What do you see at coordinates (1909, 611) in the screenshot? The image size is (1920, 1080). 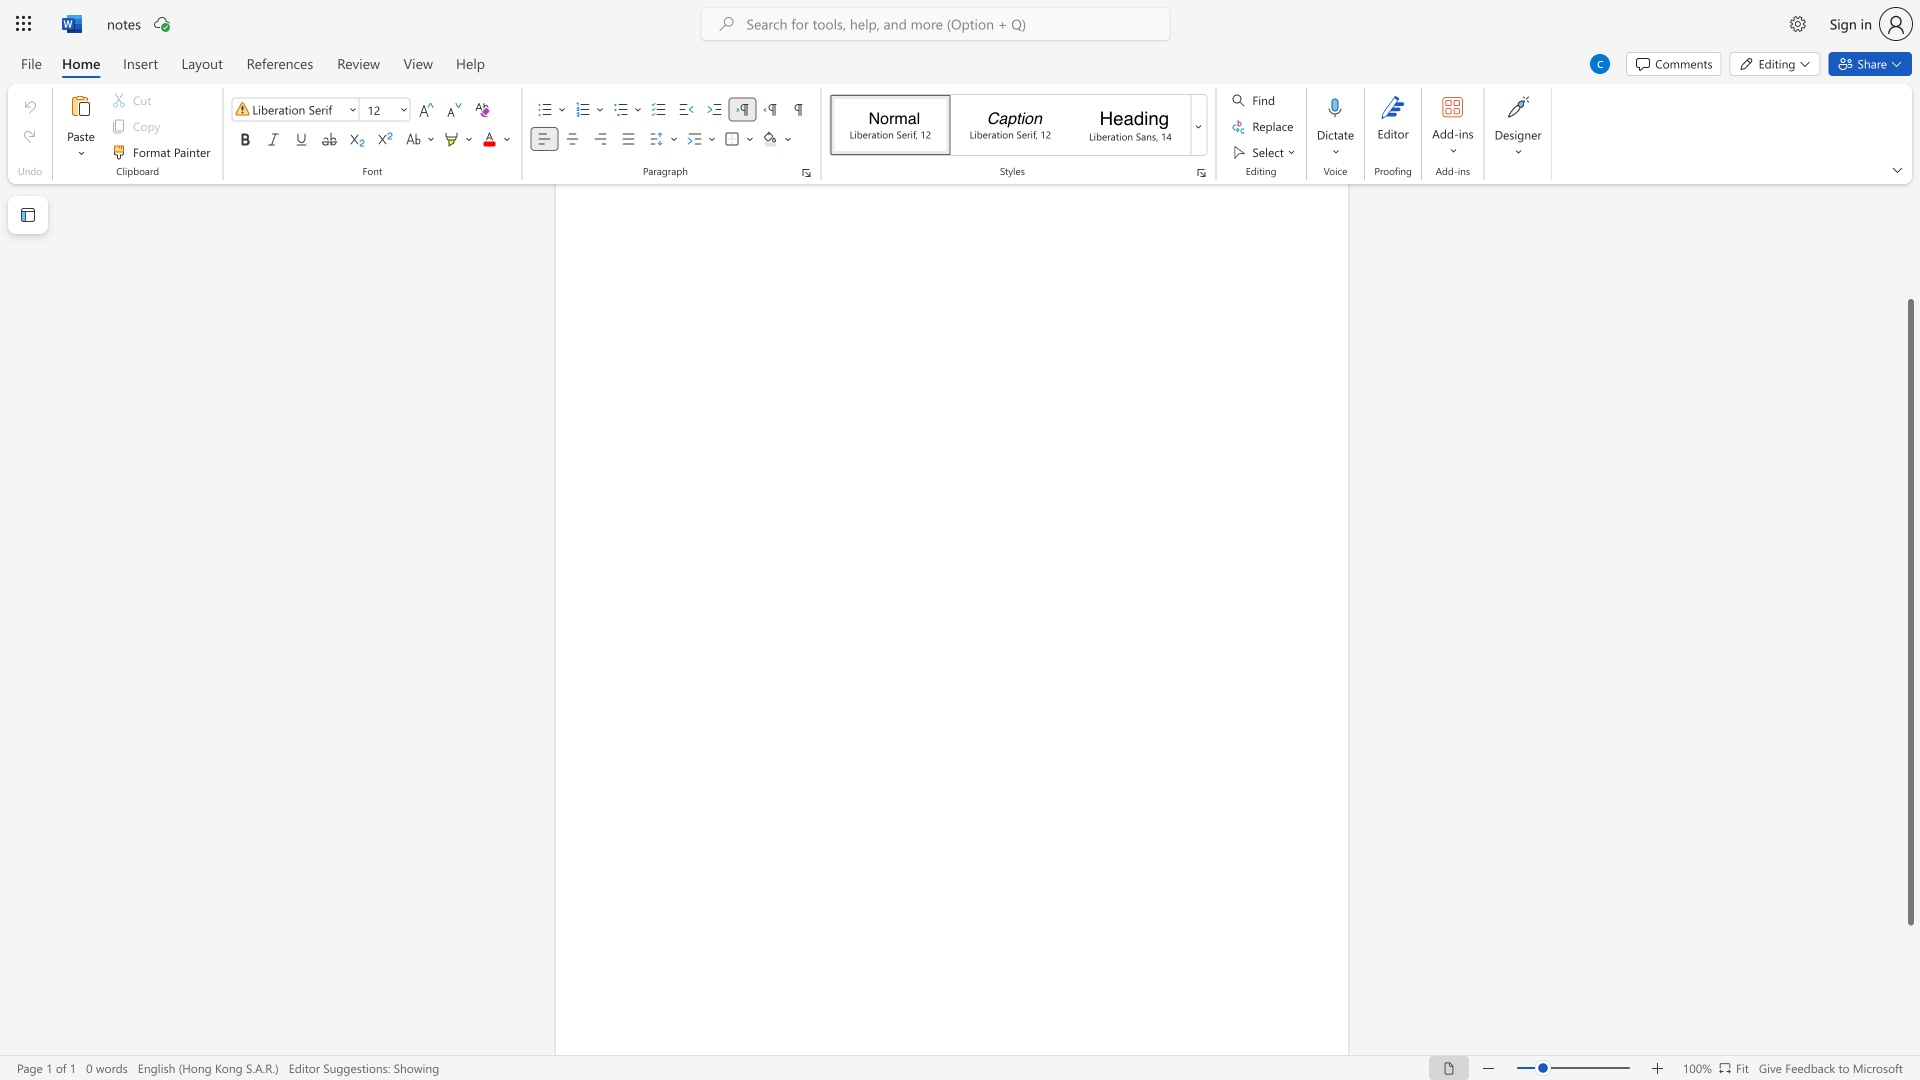 I see `the scrollbar and move down 60 pixels` at bounding box center [1909, 611].